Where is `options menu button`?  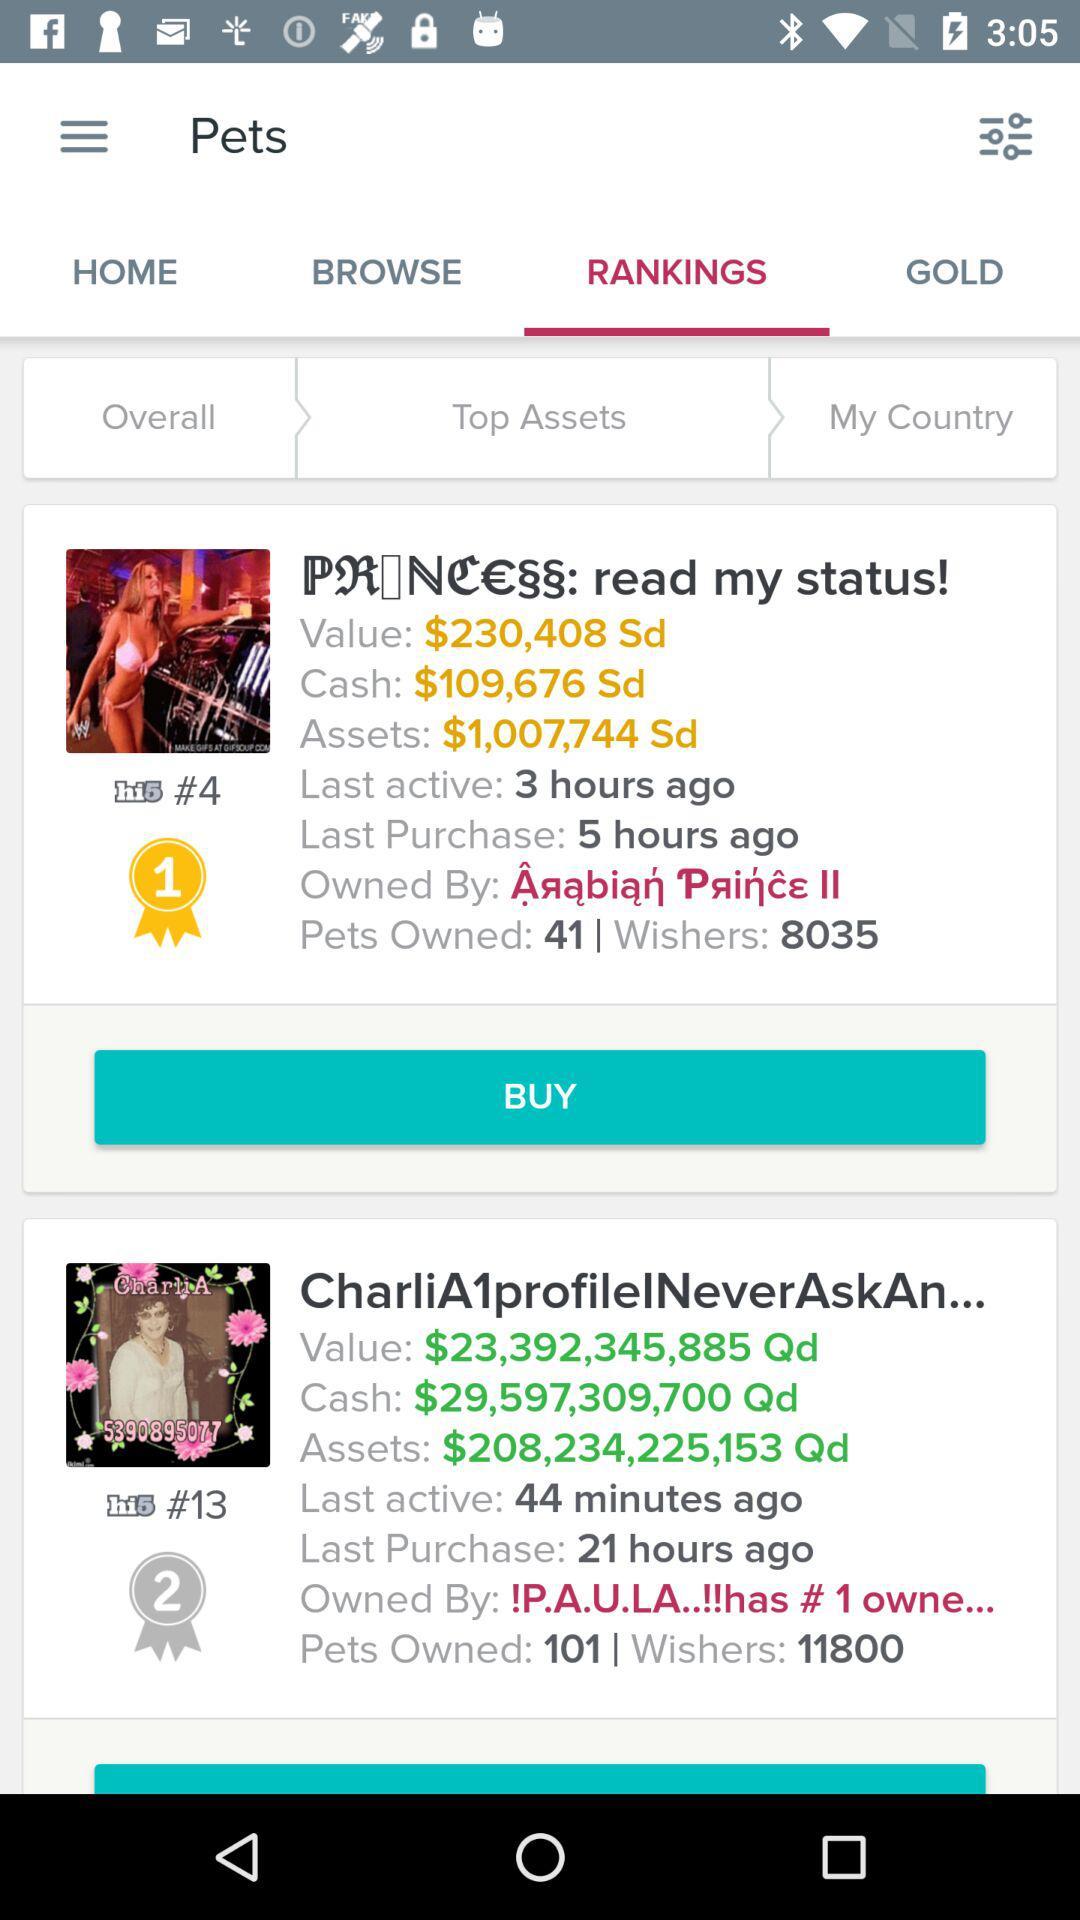 options menu button is located at coordinates (83, 135).